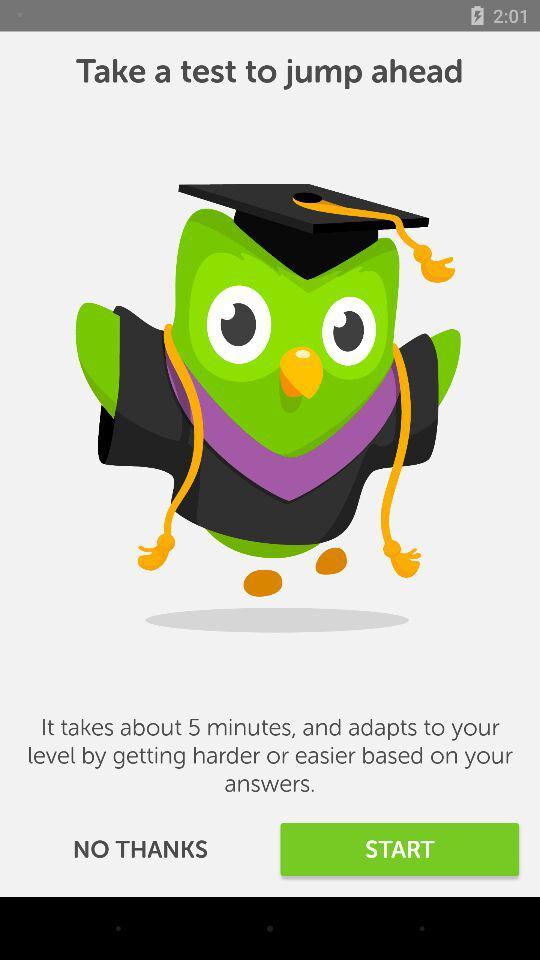 The height and width of the screenshot is (960, 540). What do you see at coordinates (399, 848) in the screenshot?
I see `start item` at bounding box center [399, 848].